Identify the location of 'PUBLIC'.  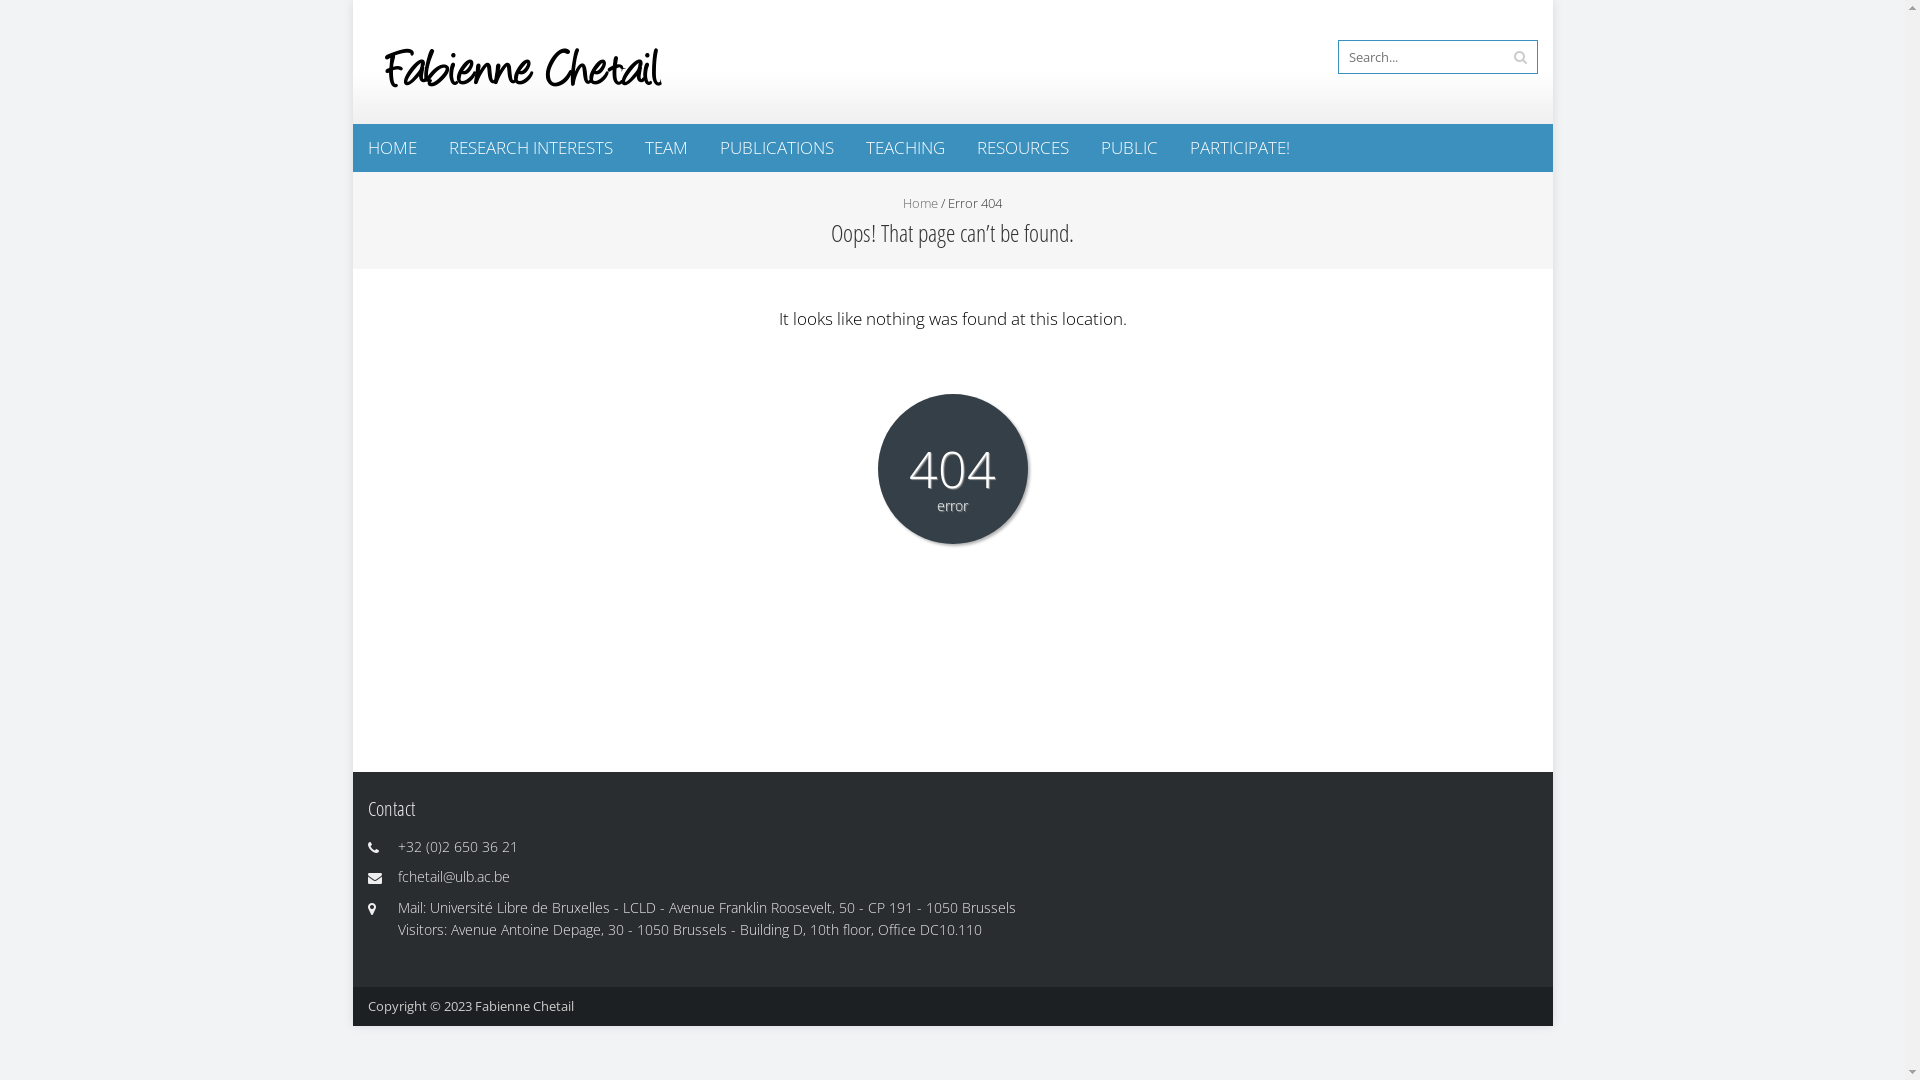
(1129, 146).